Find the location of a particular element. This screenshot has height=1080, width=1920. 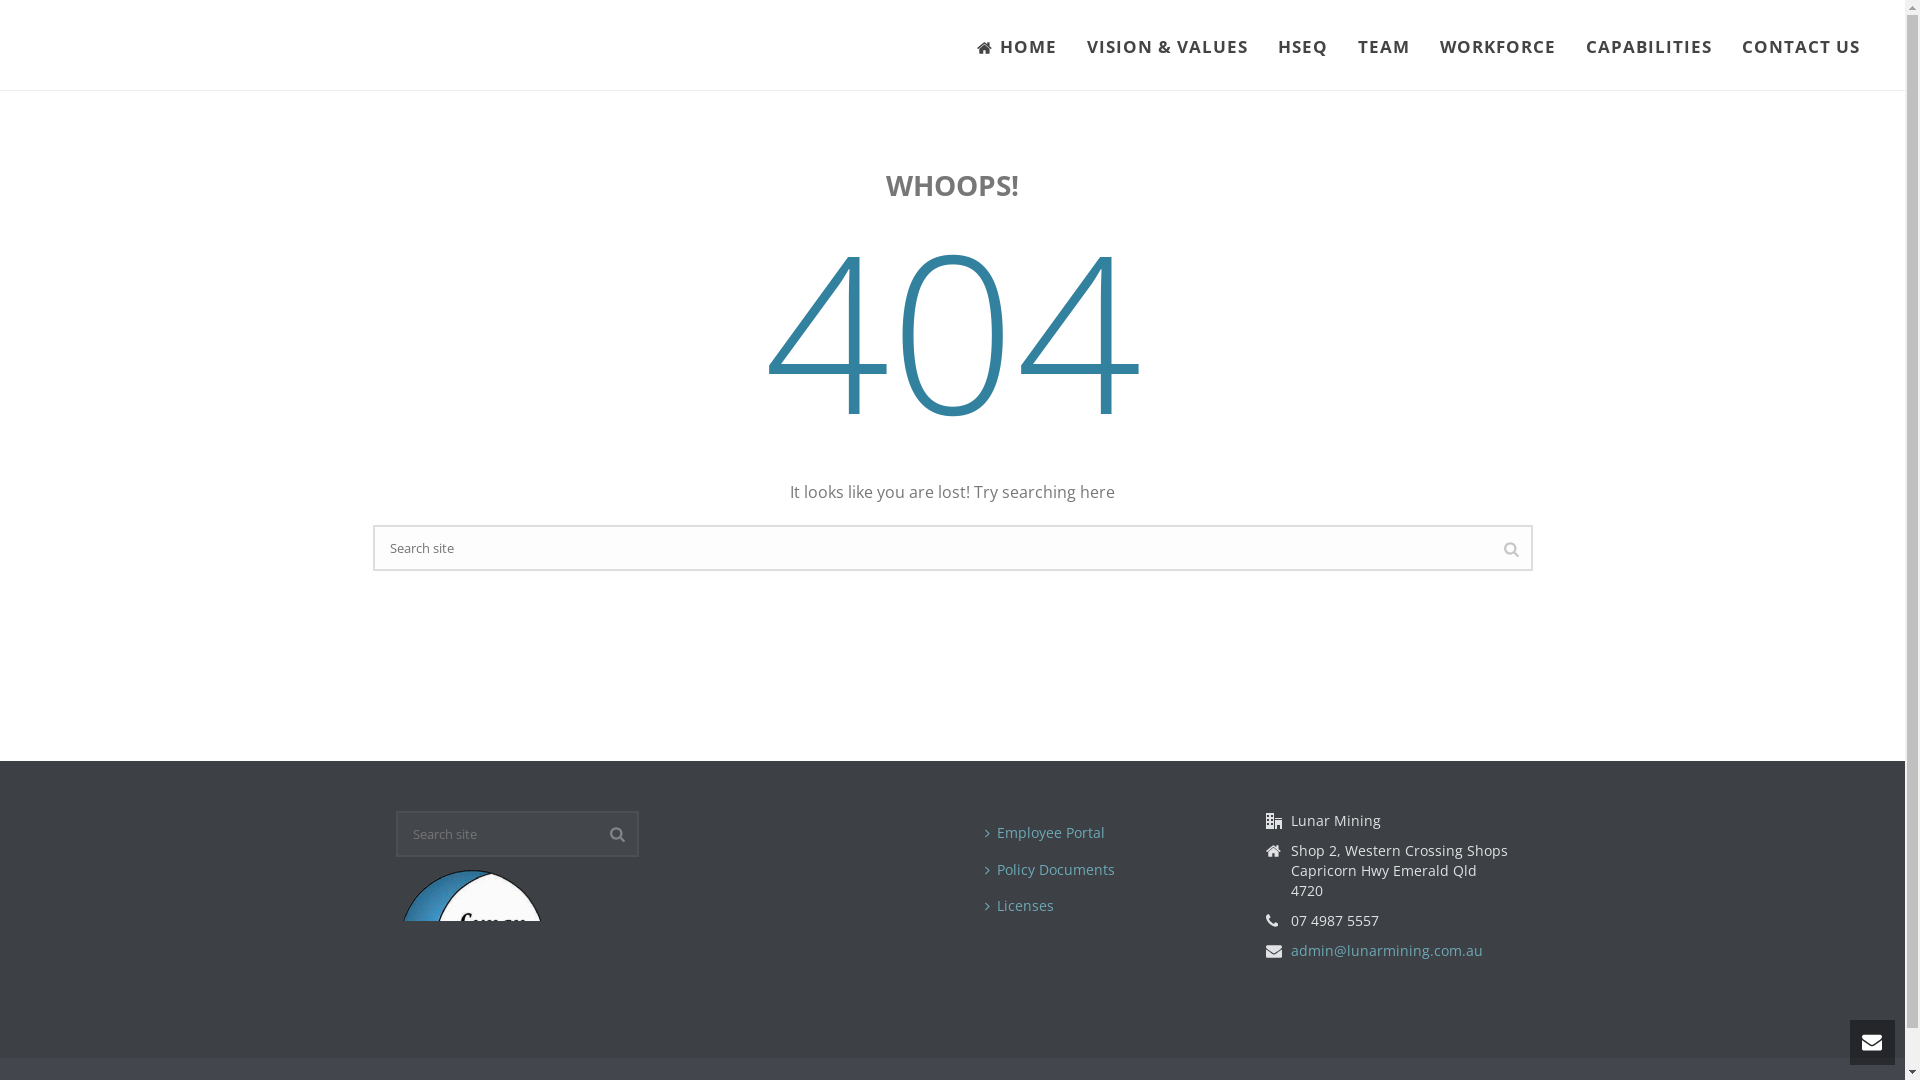

'Licenses' is located at coordinates (1024, 906).